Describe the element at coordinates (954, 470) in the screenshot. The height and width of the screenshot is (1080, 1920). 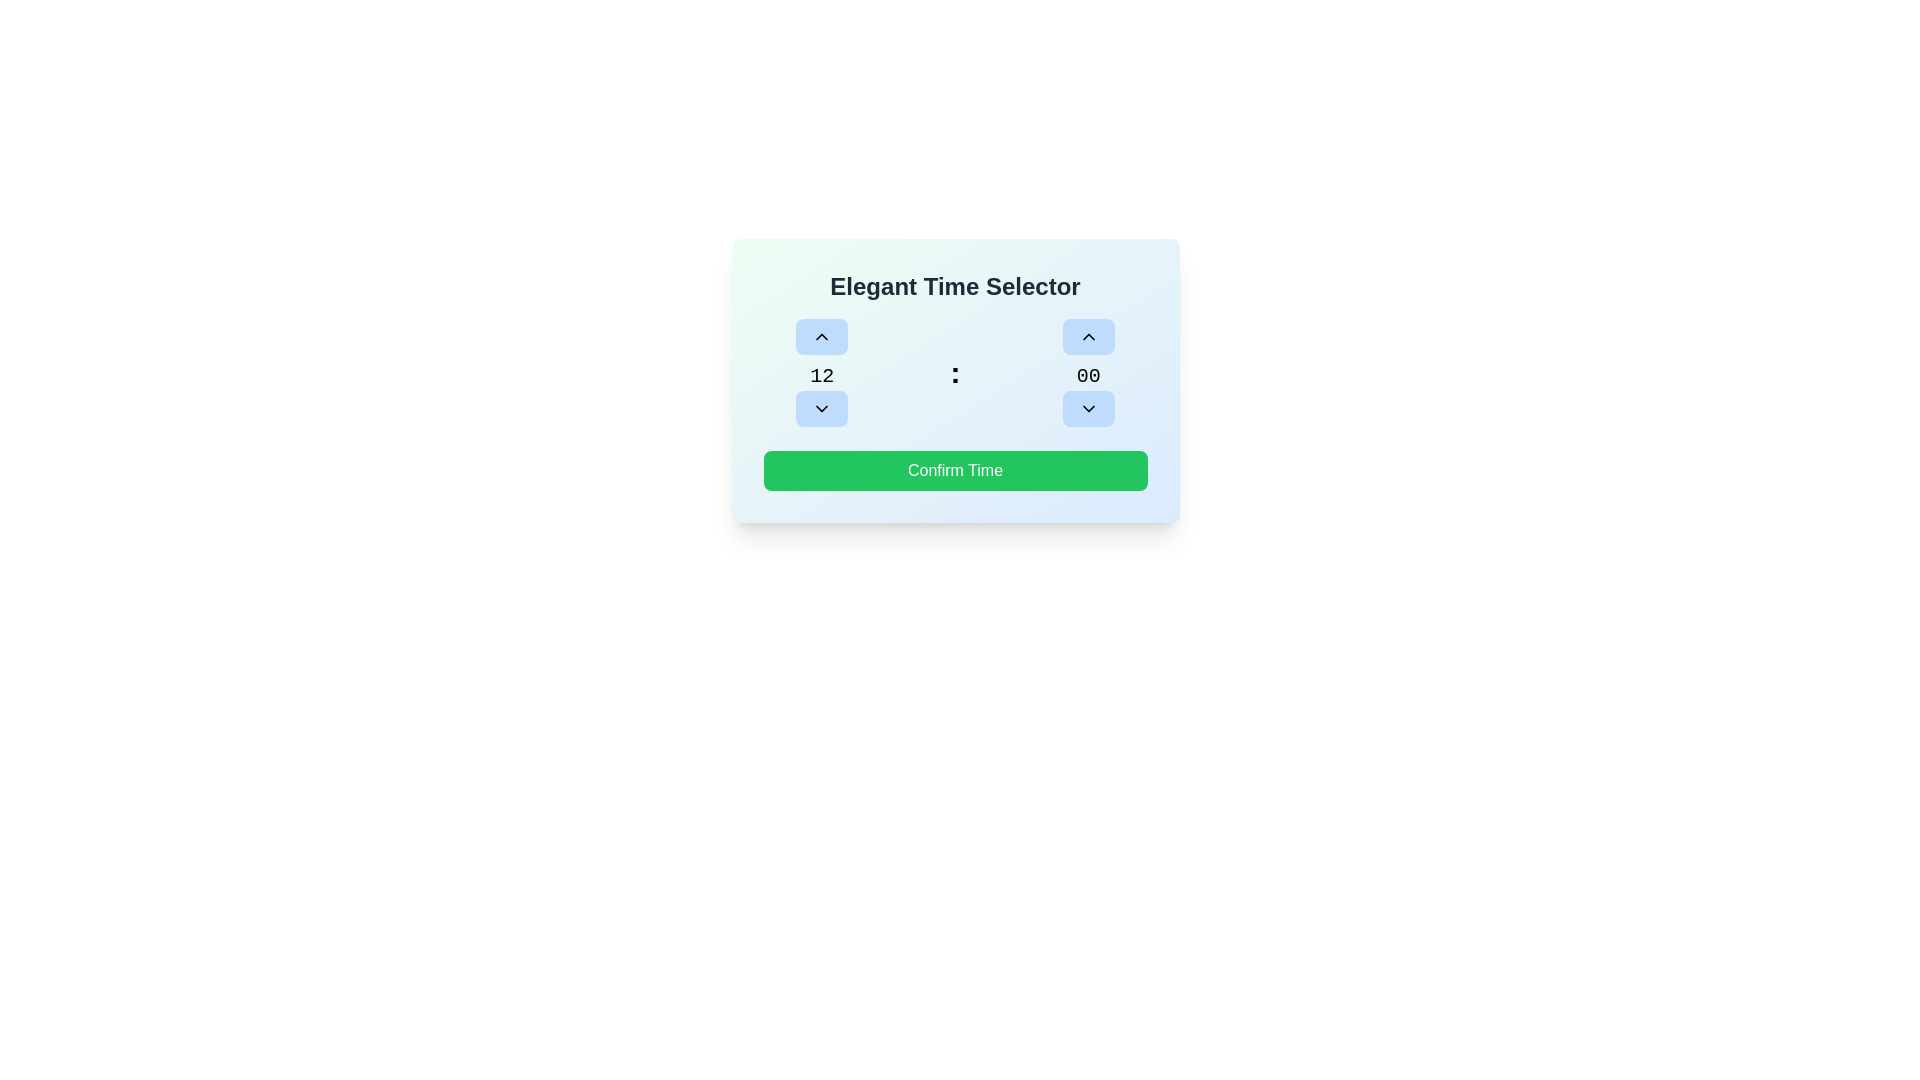
I see `keyboard navigation` at that location.